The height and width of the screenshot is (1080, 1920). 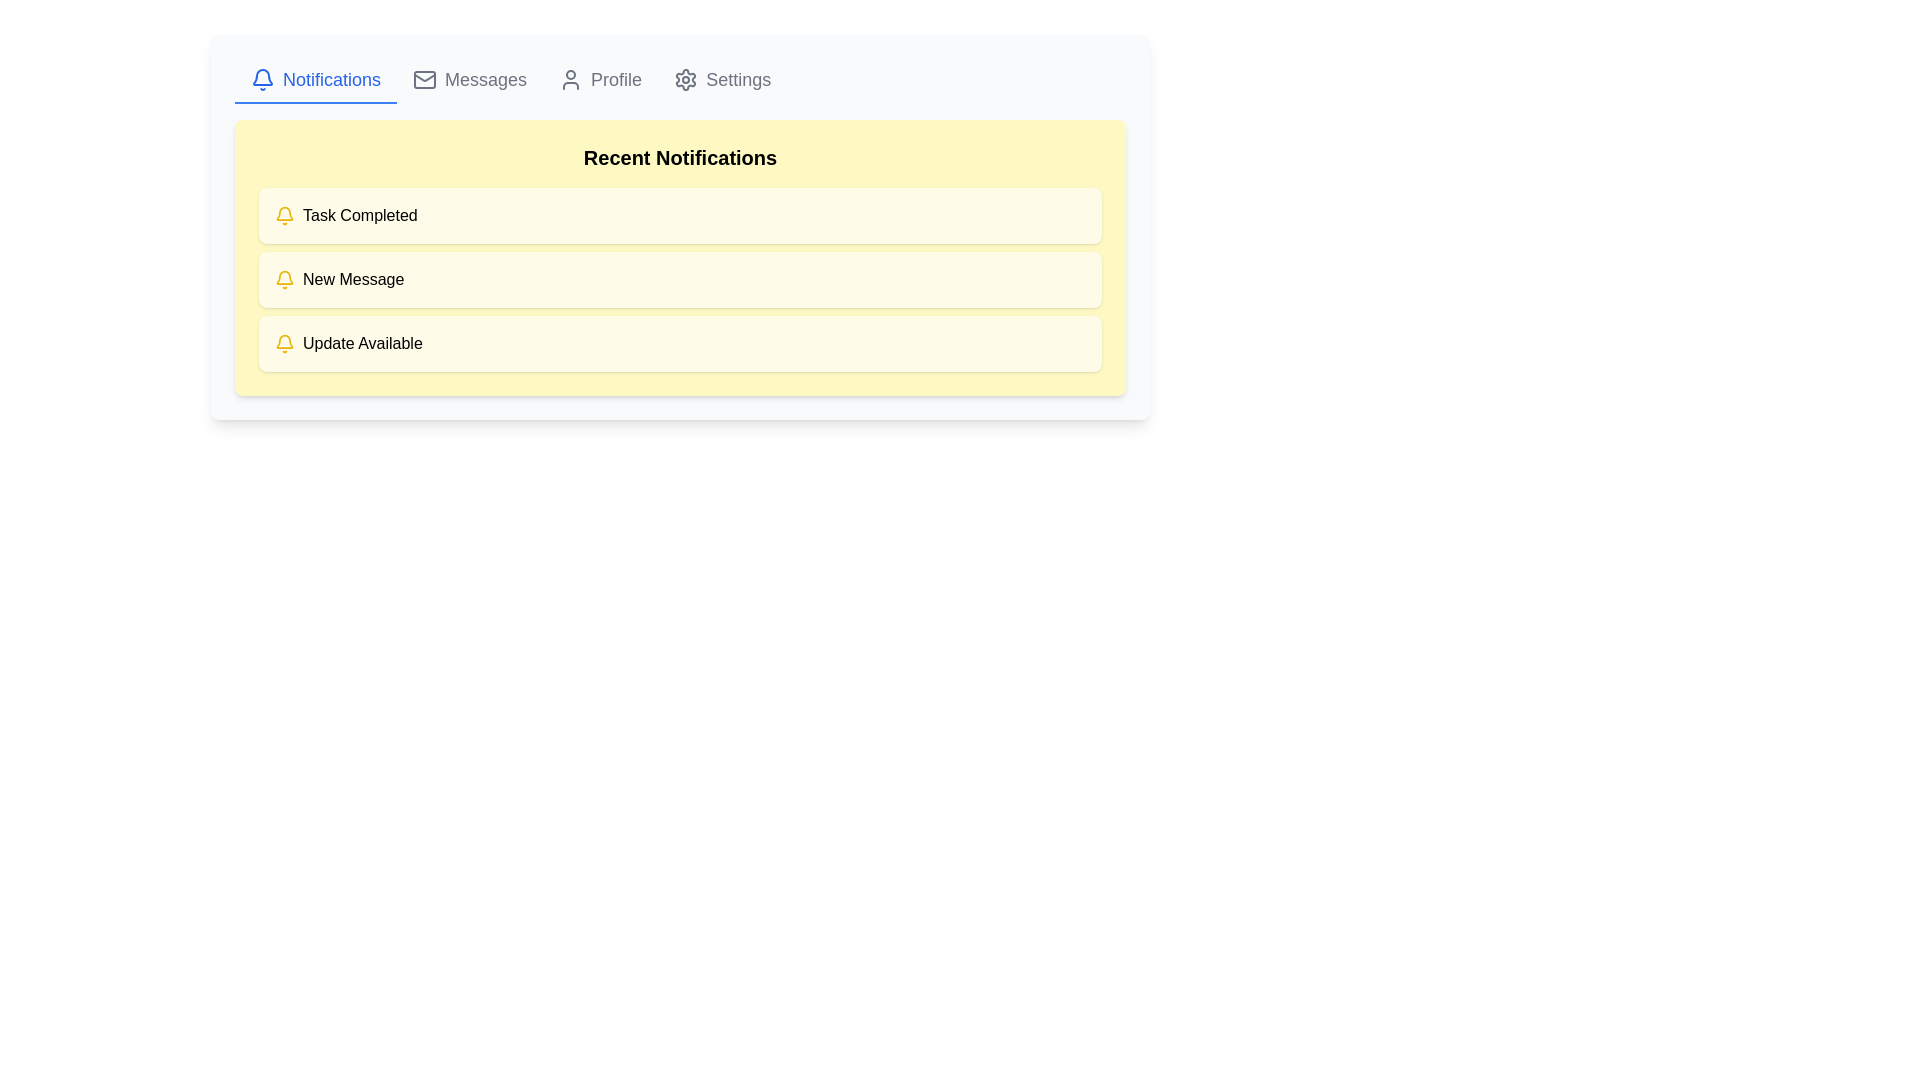 I want to click on the second notification card displaying 'New Message' in the 'Recent Notifications' section, so click(x=680, y=280).